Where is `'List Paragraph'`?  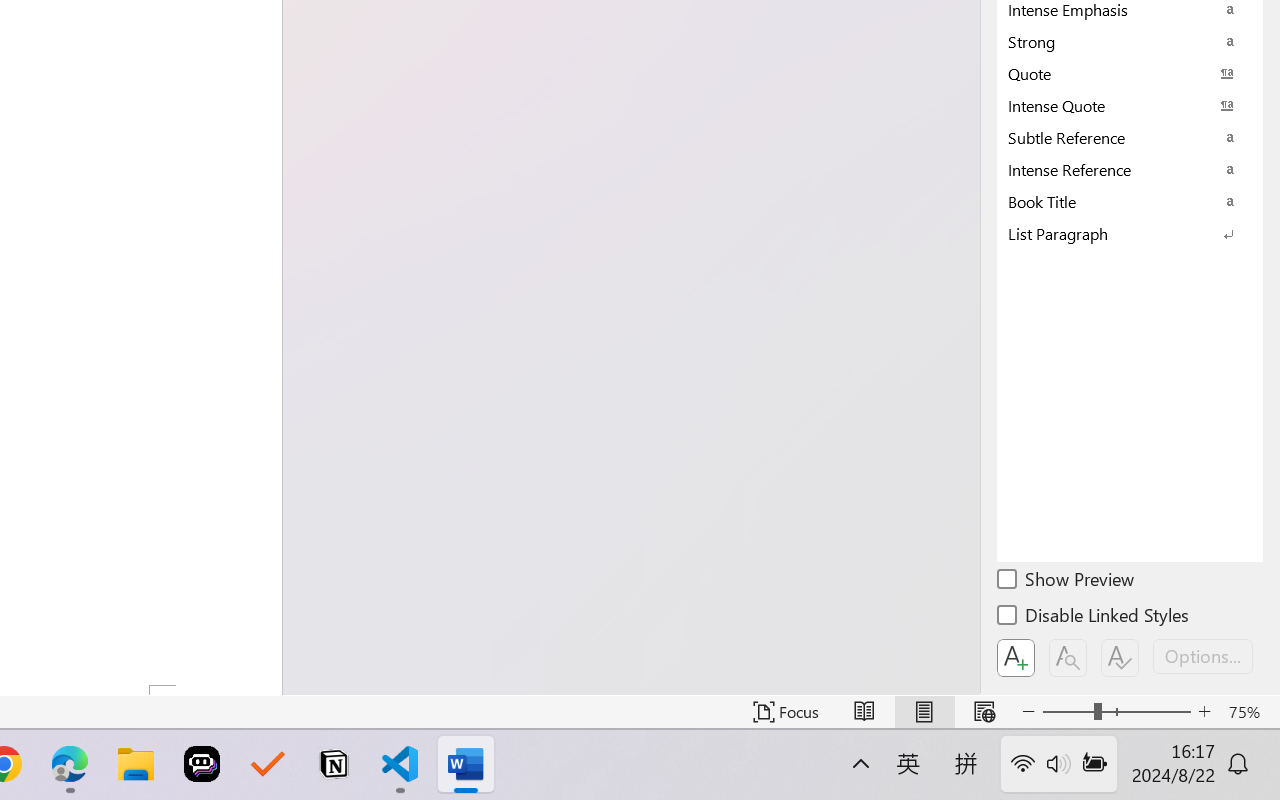 'List Paragraph' is located at coordinates (1130, 233).